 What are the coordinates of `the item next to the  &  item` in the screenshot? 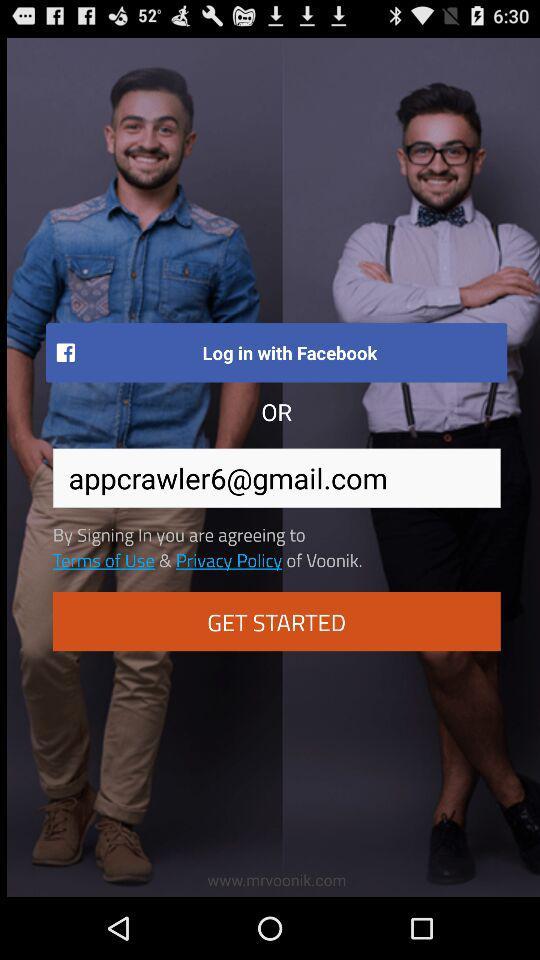 It's located at (228, 559).